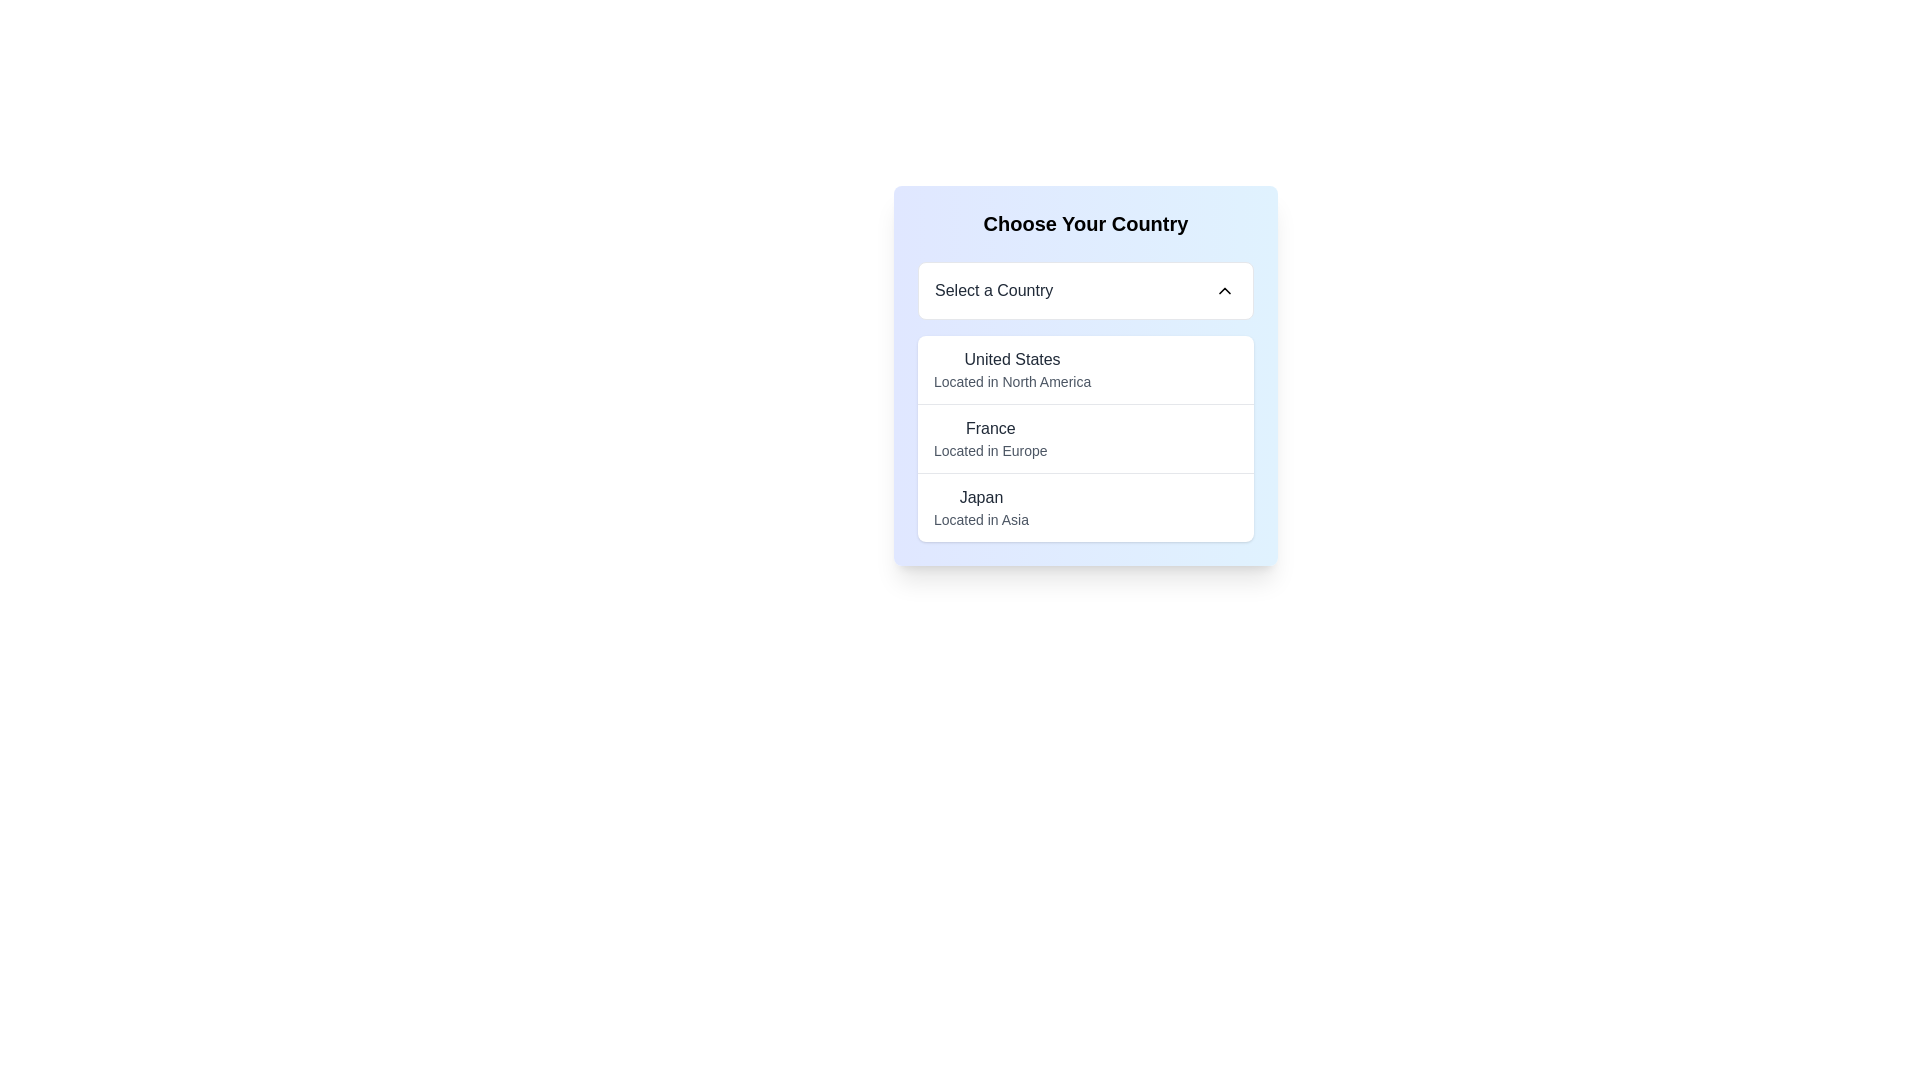 The image size is (1920, 1080). What do you see at coordinates (1012, 381) in the screenshot?
I see `the text label that reads 'Located in North America', which is positioned directly below 'United States' in the country and region selection section` at bounding box center [1012, 381].